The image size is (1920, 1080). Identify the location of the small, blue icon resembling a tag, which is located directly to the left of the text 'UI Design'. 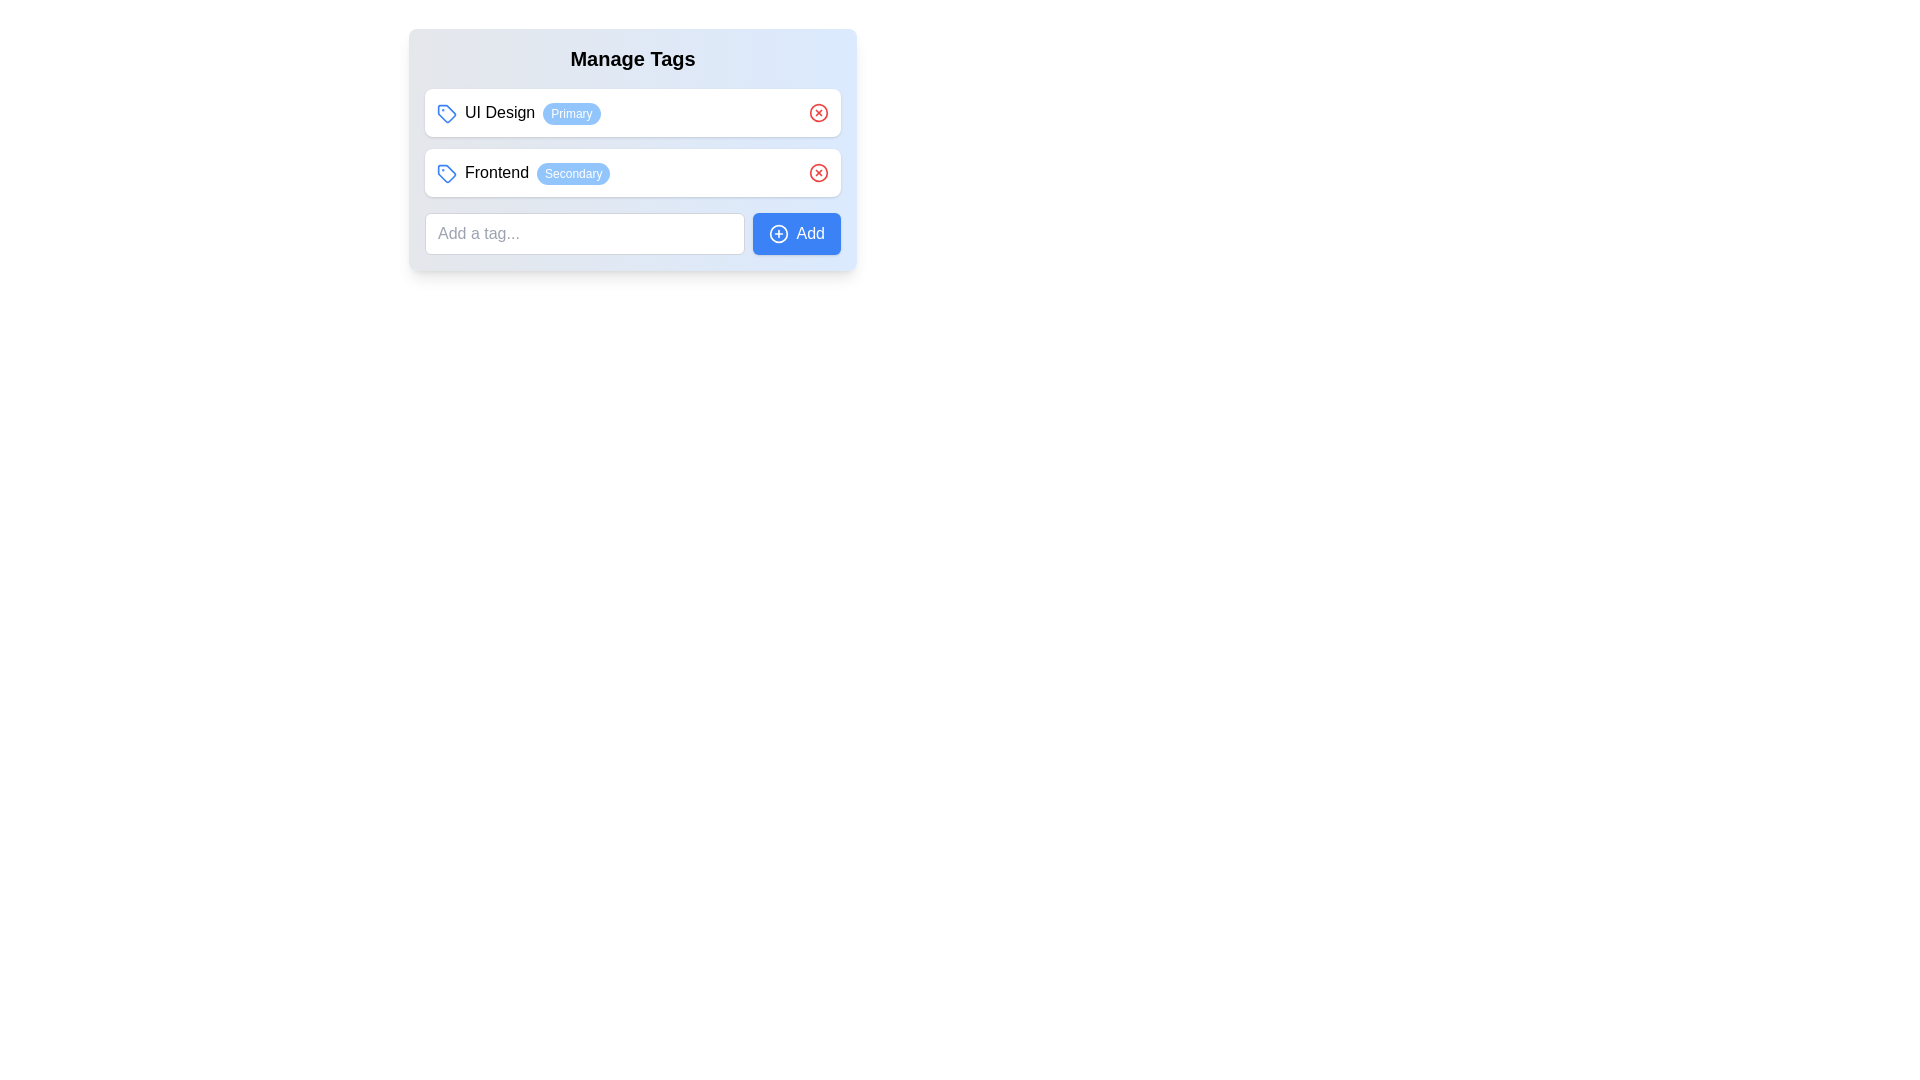
(445, 112).